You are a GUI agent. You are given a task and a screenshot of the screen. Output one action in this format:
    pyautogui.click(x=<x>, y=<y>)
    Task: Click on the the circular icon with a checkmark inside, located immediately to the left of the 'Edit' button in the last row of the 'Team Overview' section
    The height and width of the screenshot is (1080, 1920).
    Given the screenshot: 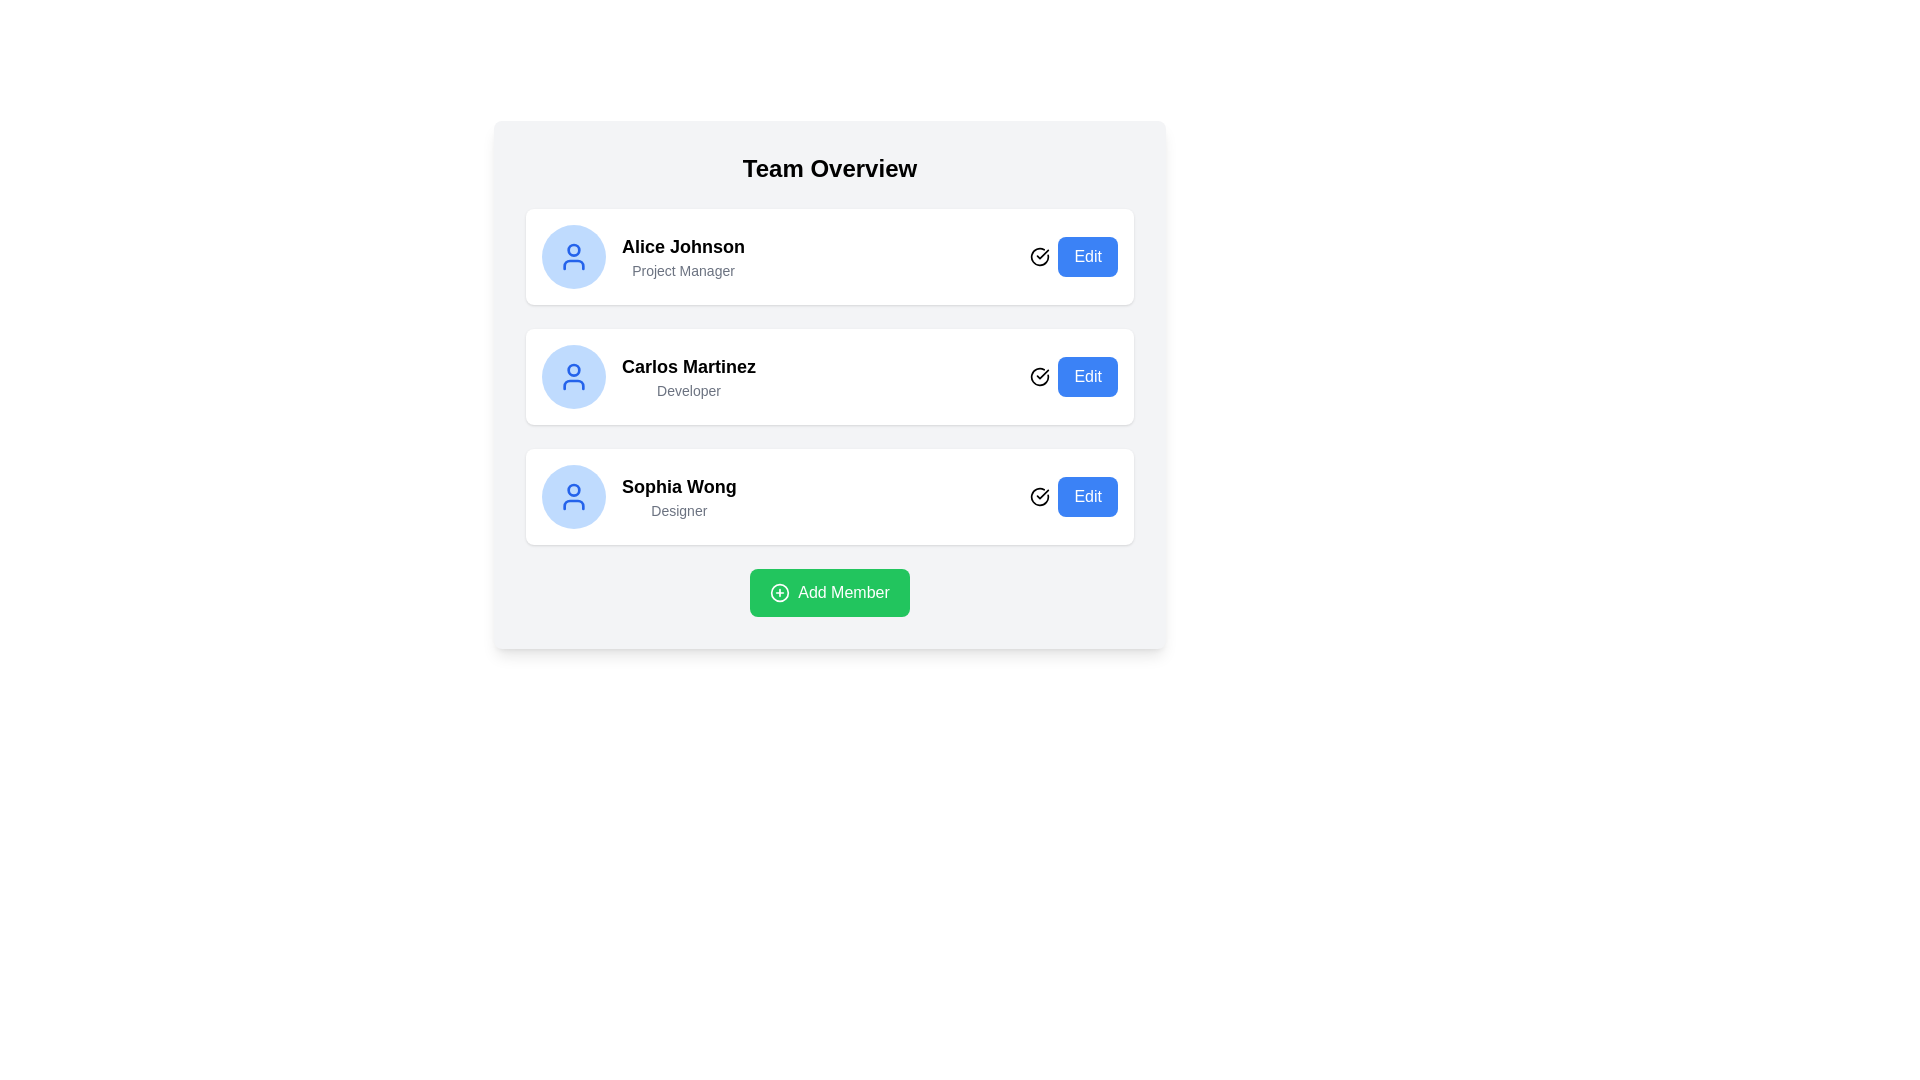 What is the action you would take?
    pyautogui.click(x=1040, y=496)
    